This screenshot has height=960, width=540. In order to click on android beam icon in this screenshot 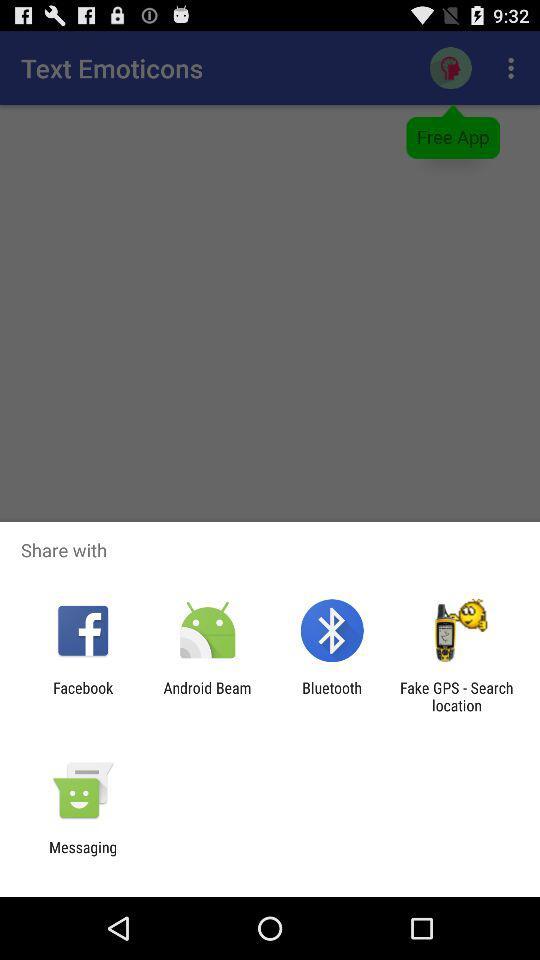, I will do `click(206, 696)`.